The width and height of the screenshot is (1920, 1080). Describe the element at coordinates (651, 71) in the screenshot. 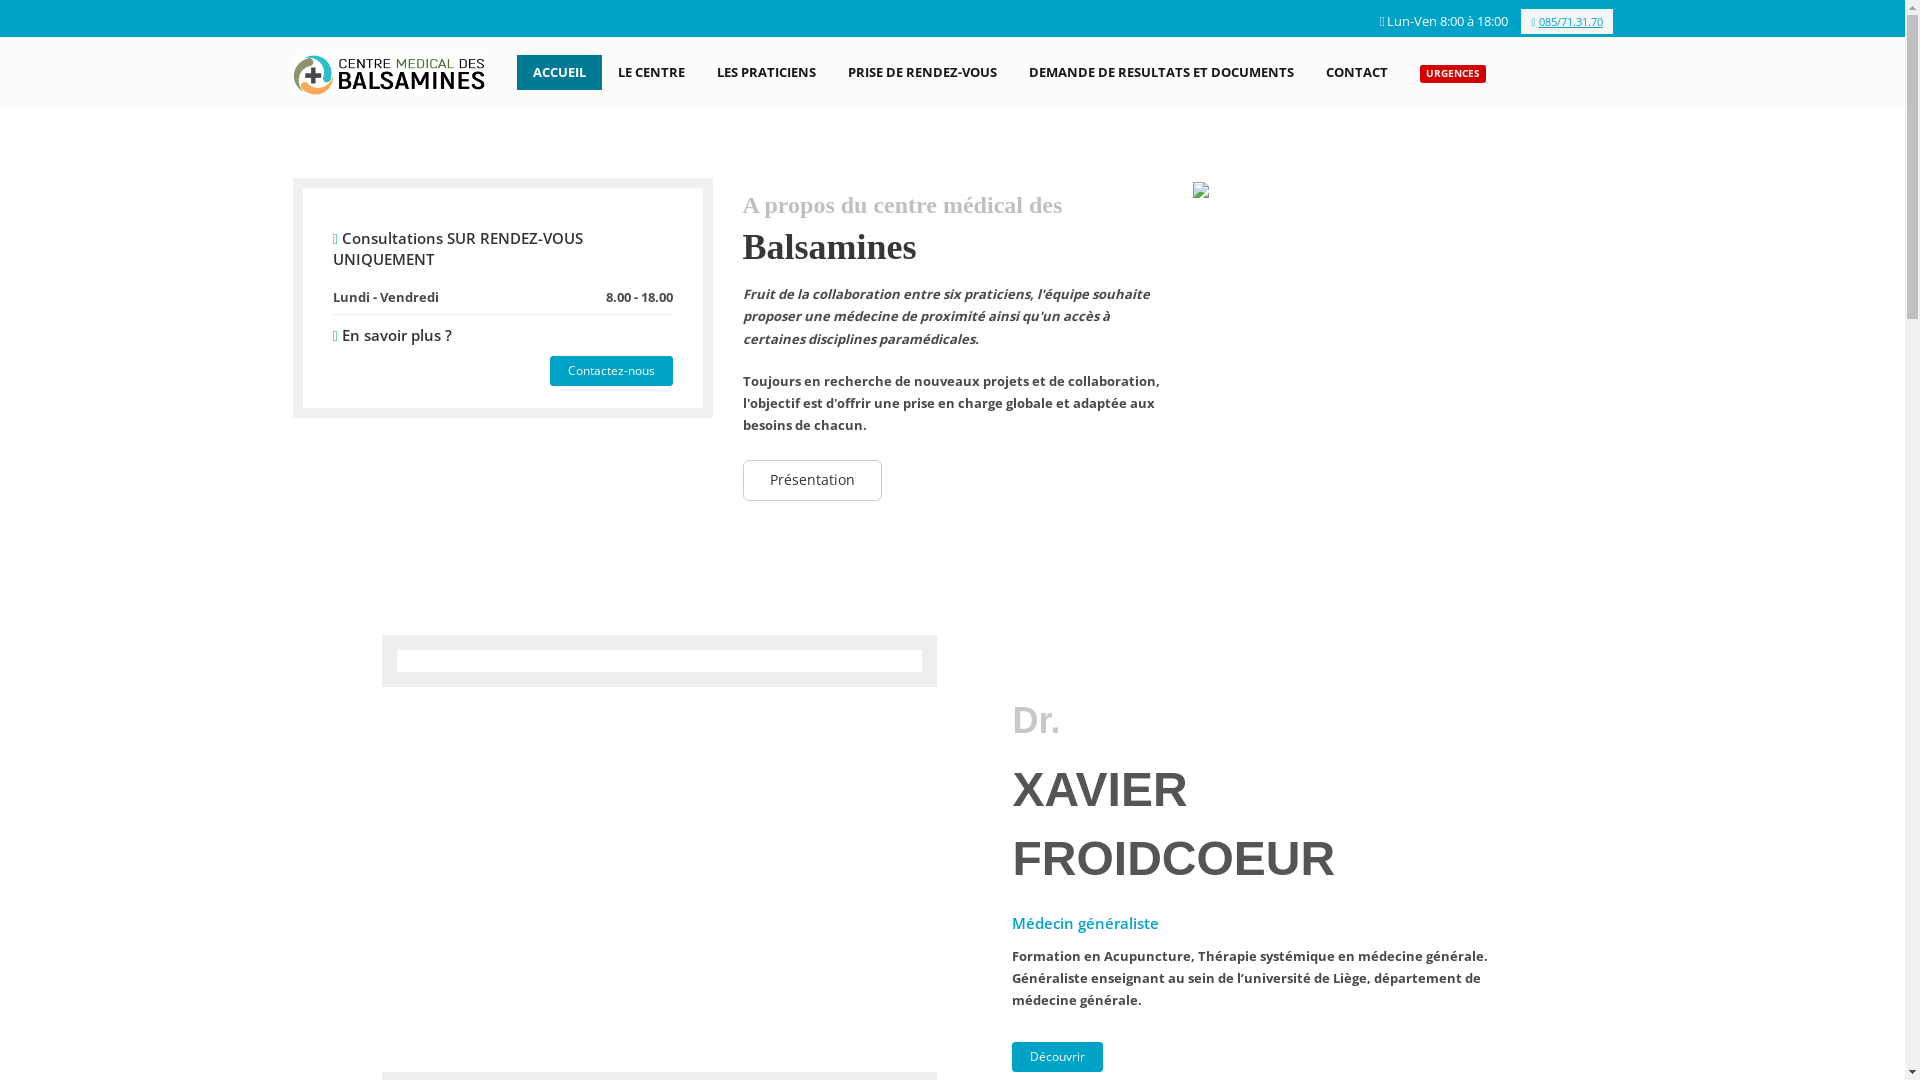

I see `'LE CENTRE'` at that location.